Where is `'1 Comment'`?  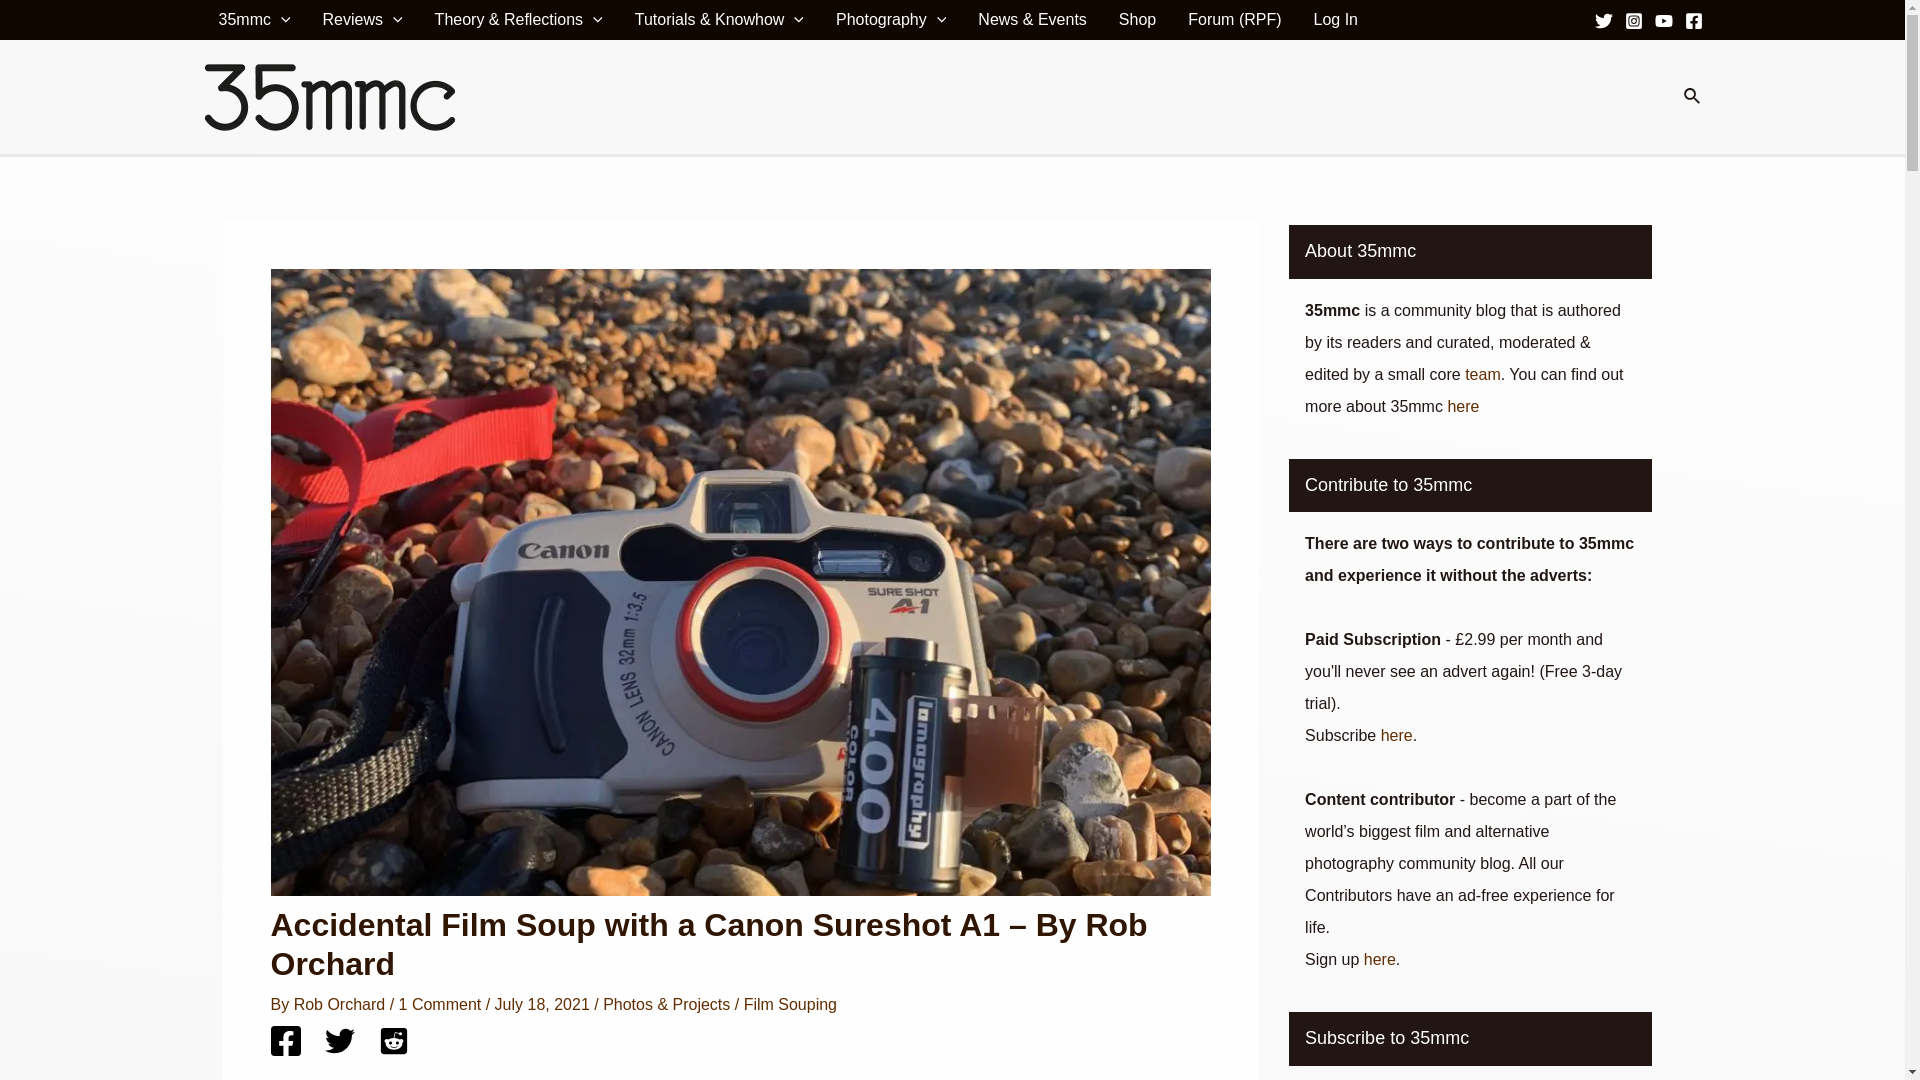
'1 Comment' is located at coordinates (439, 1004).